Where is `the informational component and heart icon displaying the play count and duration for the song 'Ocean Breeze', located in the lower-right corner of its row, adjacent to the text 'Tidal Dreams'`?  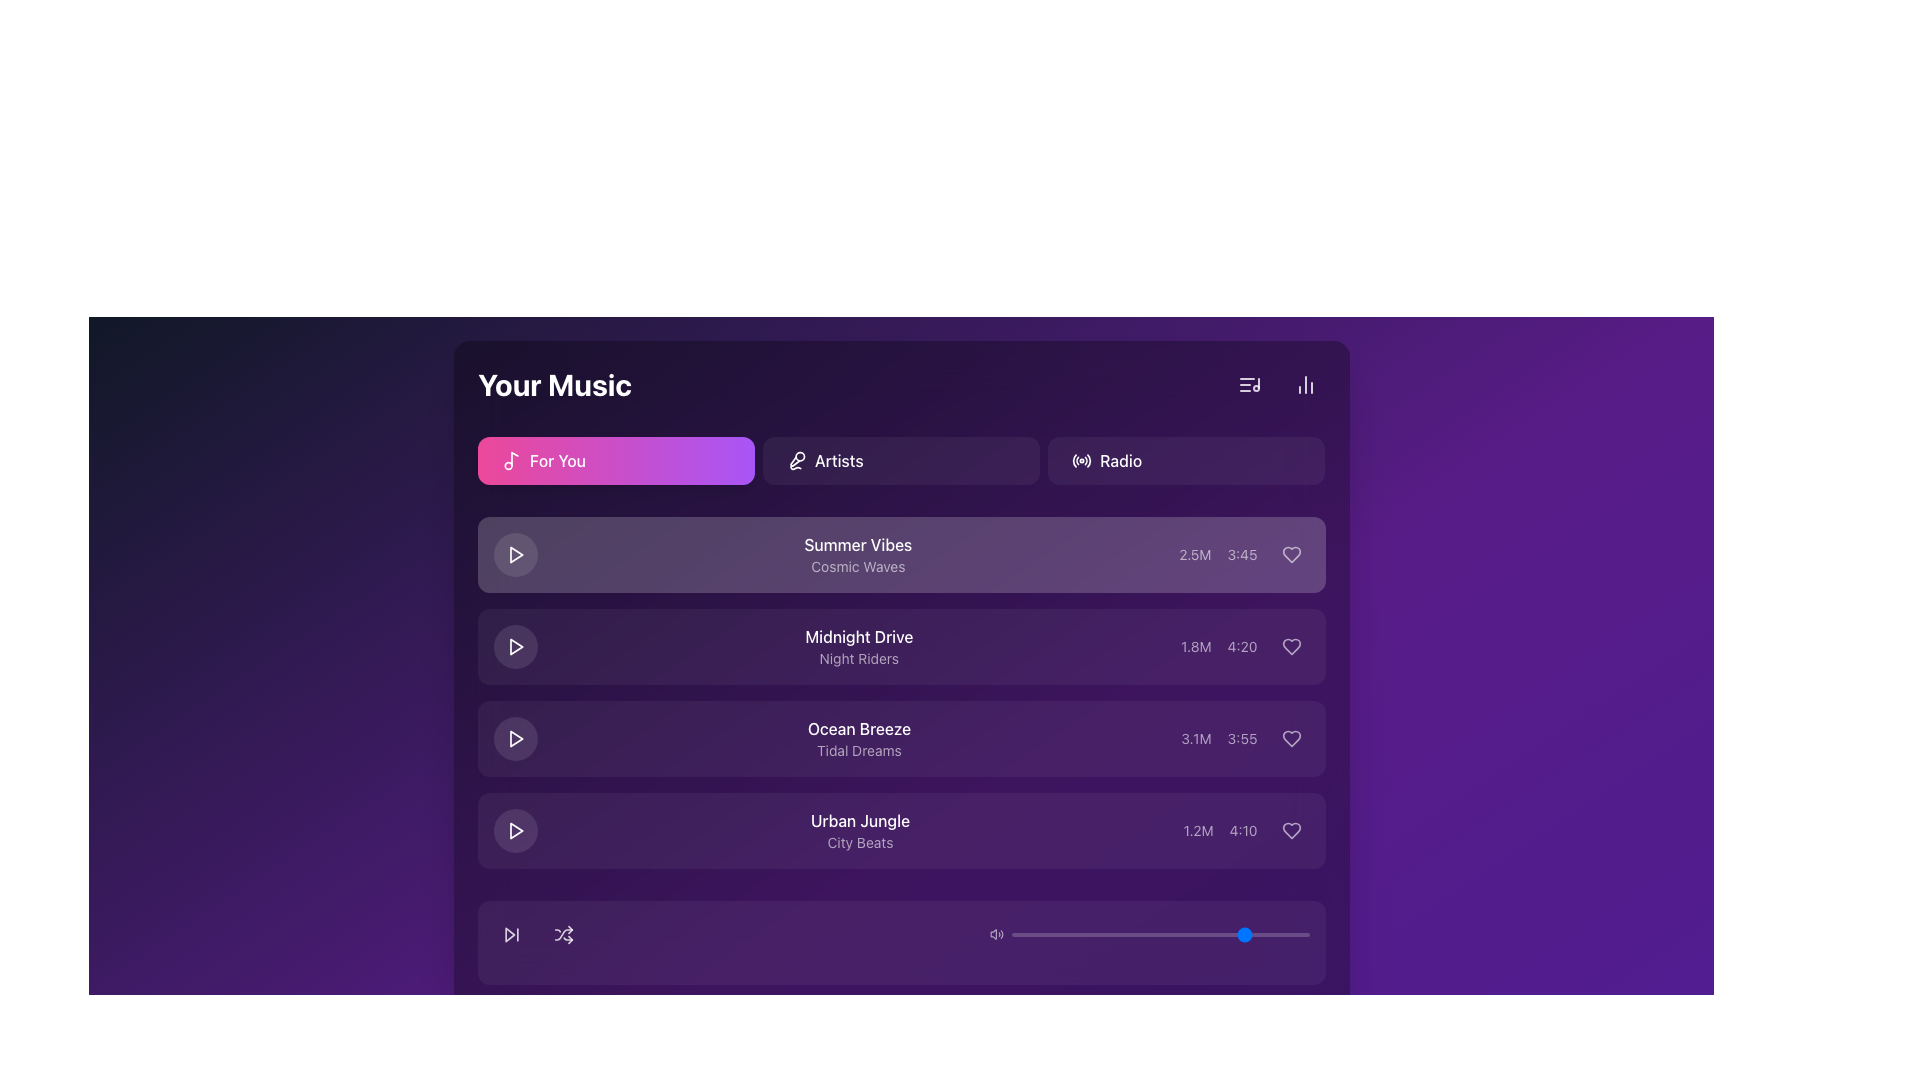
the informational component and heart icon displaying the play count and duration for the song 'Ocean Breeze', located in the lower-right corner of its row, adjacent to the text 'Tidal Dreams' is located at coordinates (1244, 739).